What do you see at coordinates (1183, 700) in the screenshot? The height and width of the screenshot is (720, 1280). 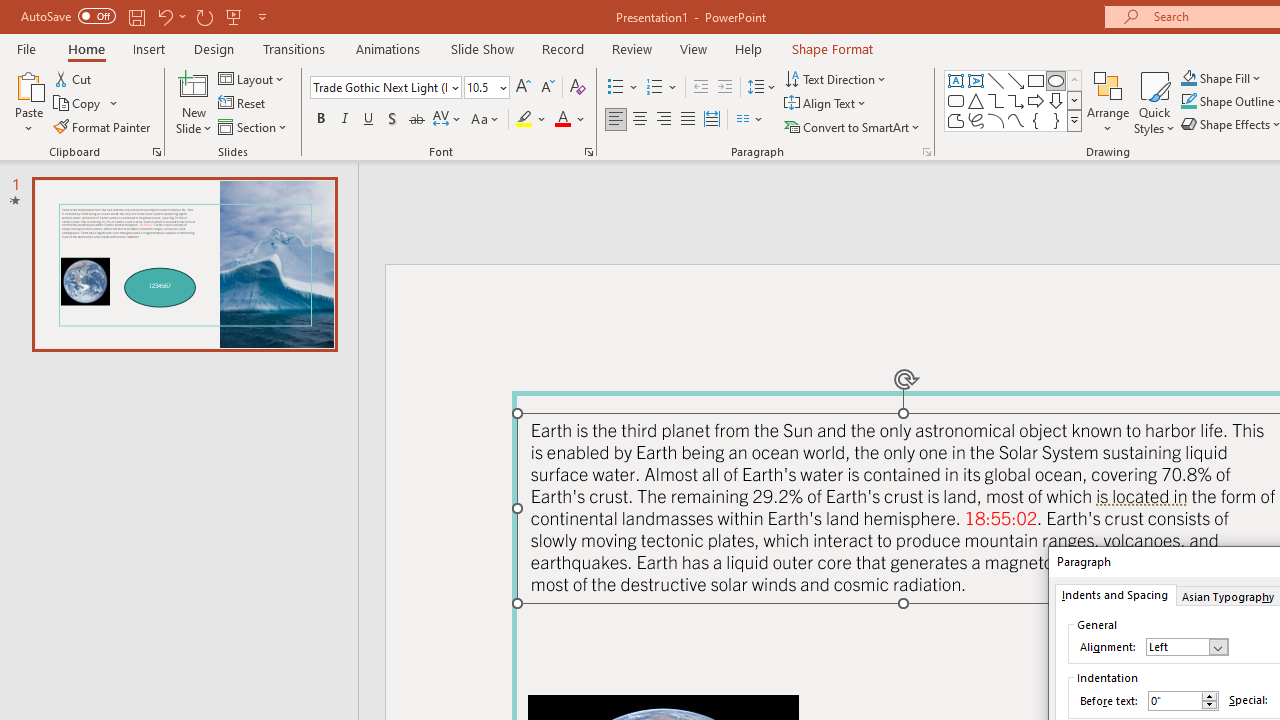 I see `'Before text'` at bounding box center [1183, 700].